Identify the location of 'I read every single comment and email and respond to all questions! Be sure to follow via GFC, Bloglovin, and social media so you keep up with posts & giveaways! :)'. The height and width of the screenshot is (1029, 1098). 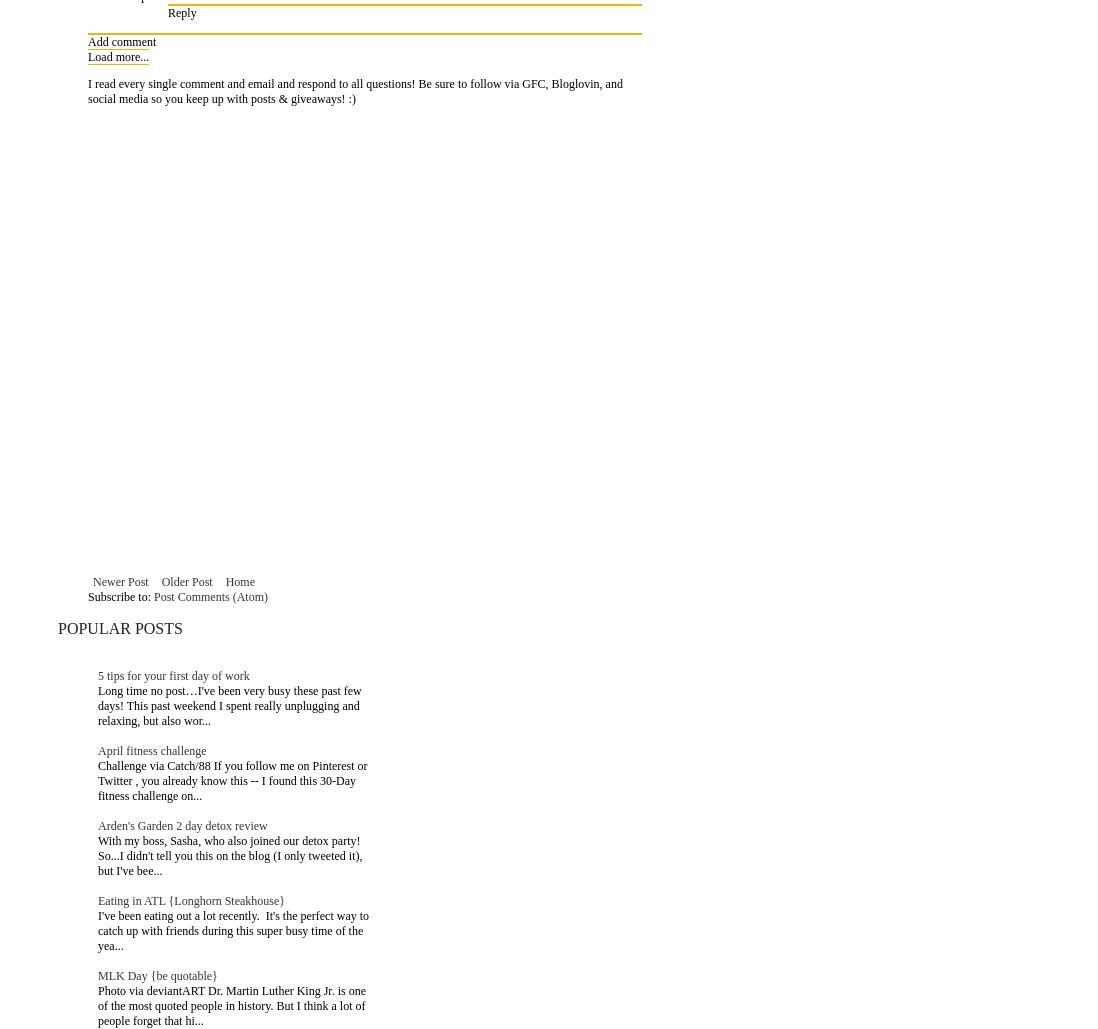
(354, 90).